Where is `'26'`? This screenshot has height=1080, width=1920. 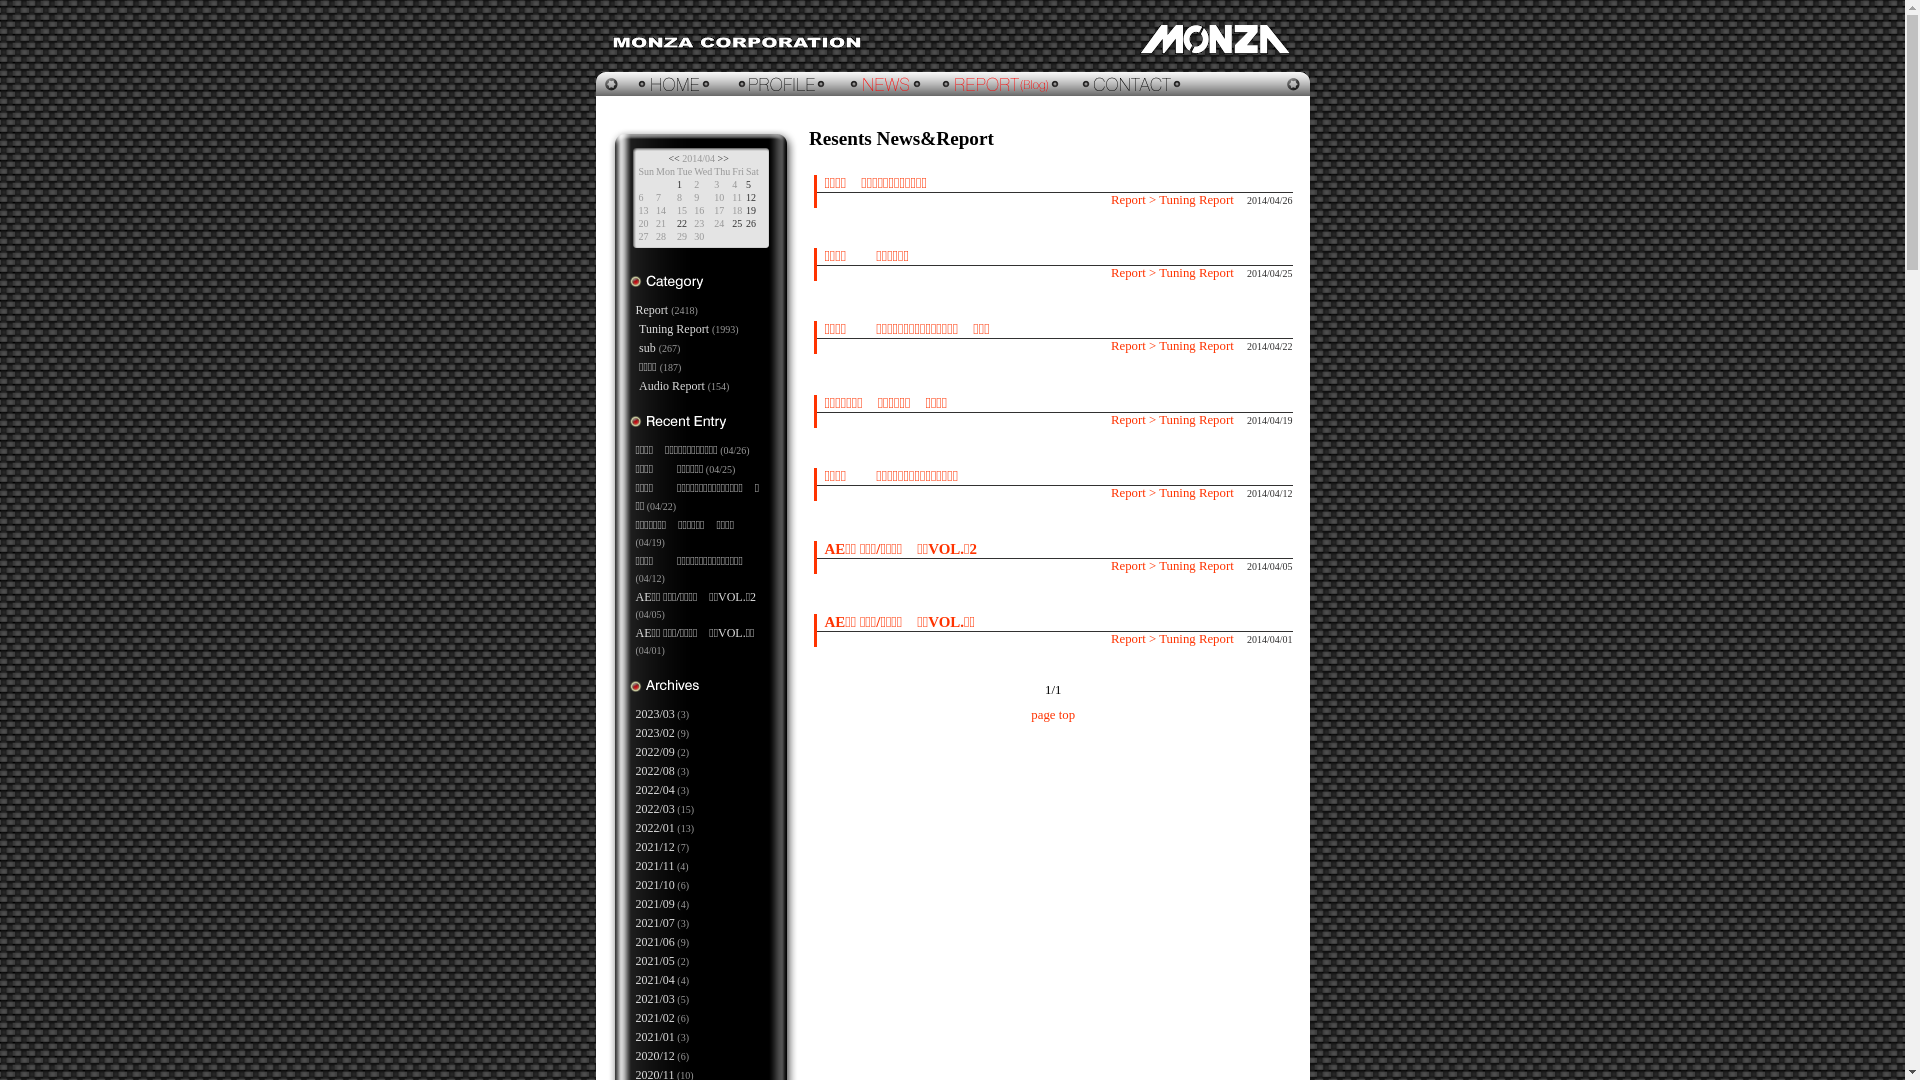 '26' is located at coordinates (749, 223).